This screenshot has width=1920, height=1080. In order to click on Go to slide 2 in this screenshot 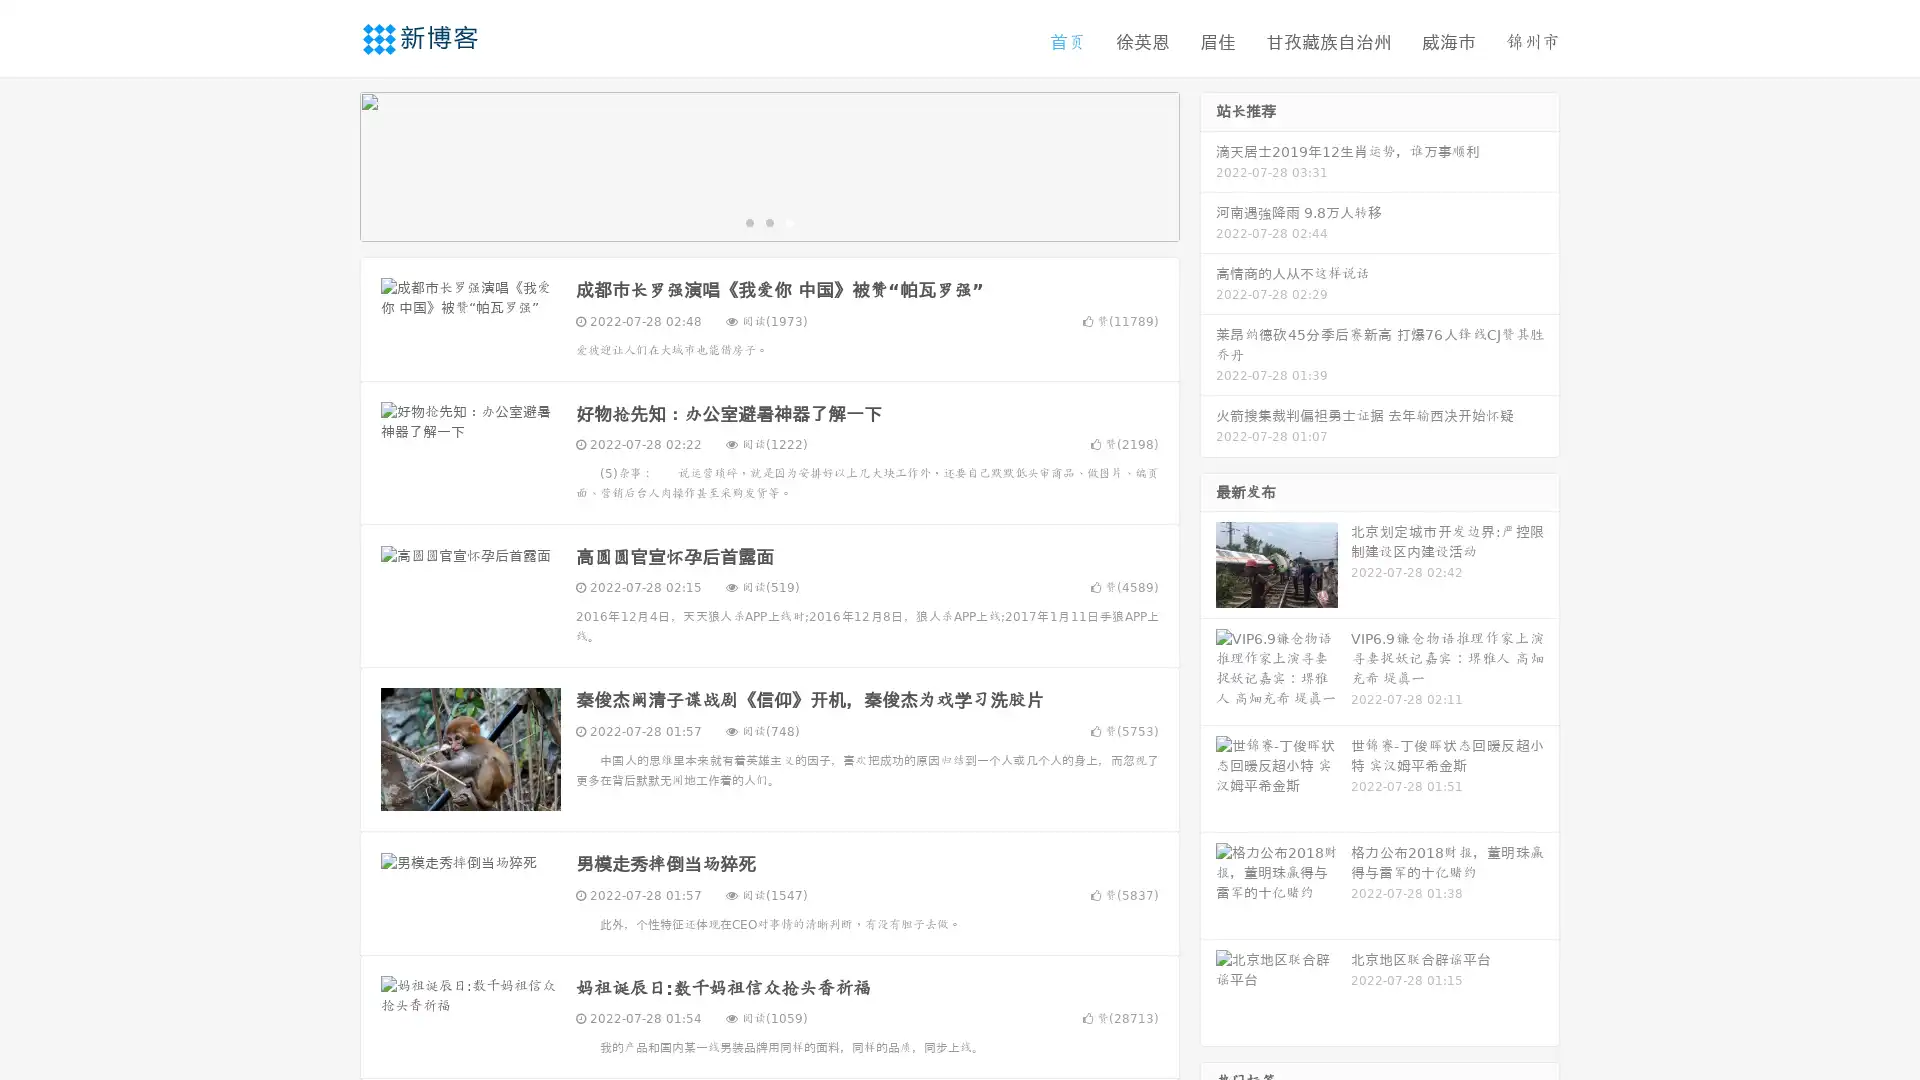, I will do `click(768, 225)`.